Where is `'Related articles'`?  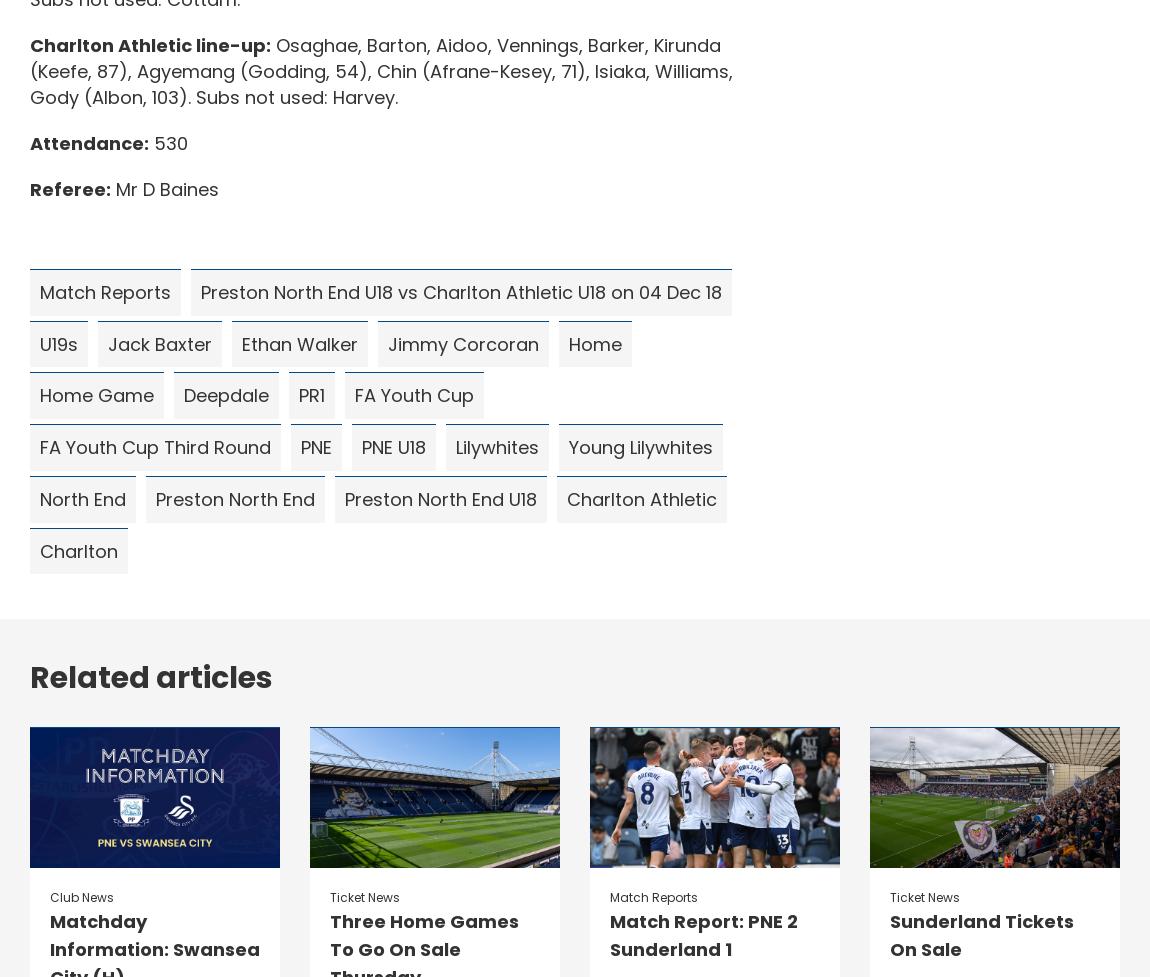
'Related articles' is located at coordinates (29, 678).